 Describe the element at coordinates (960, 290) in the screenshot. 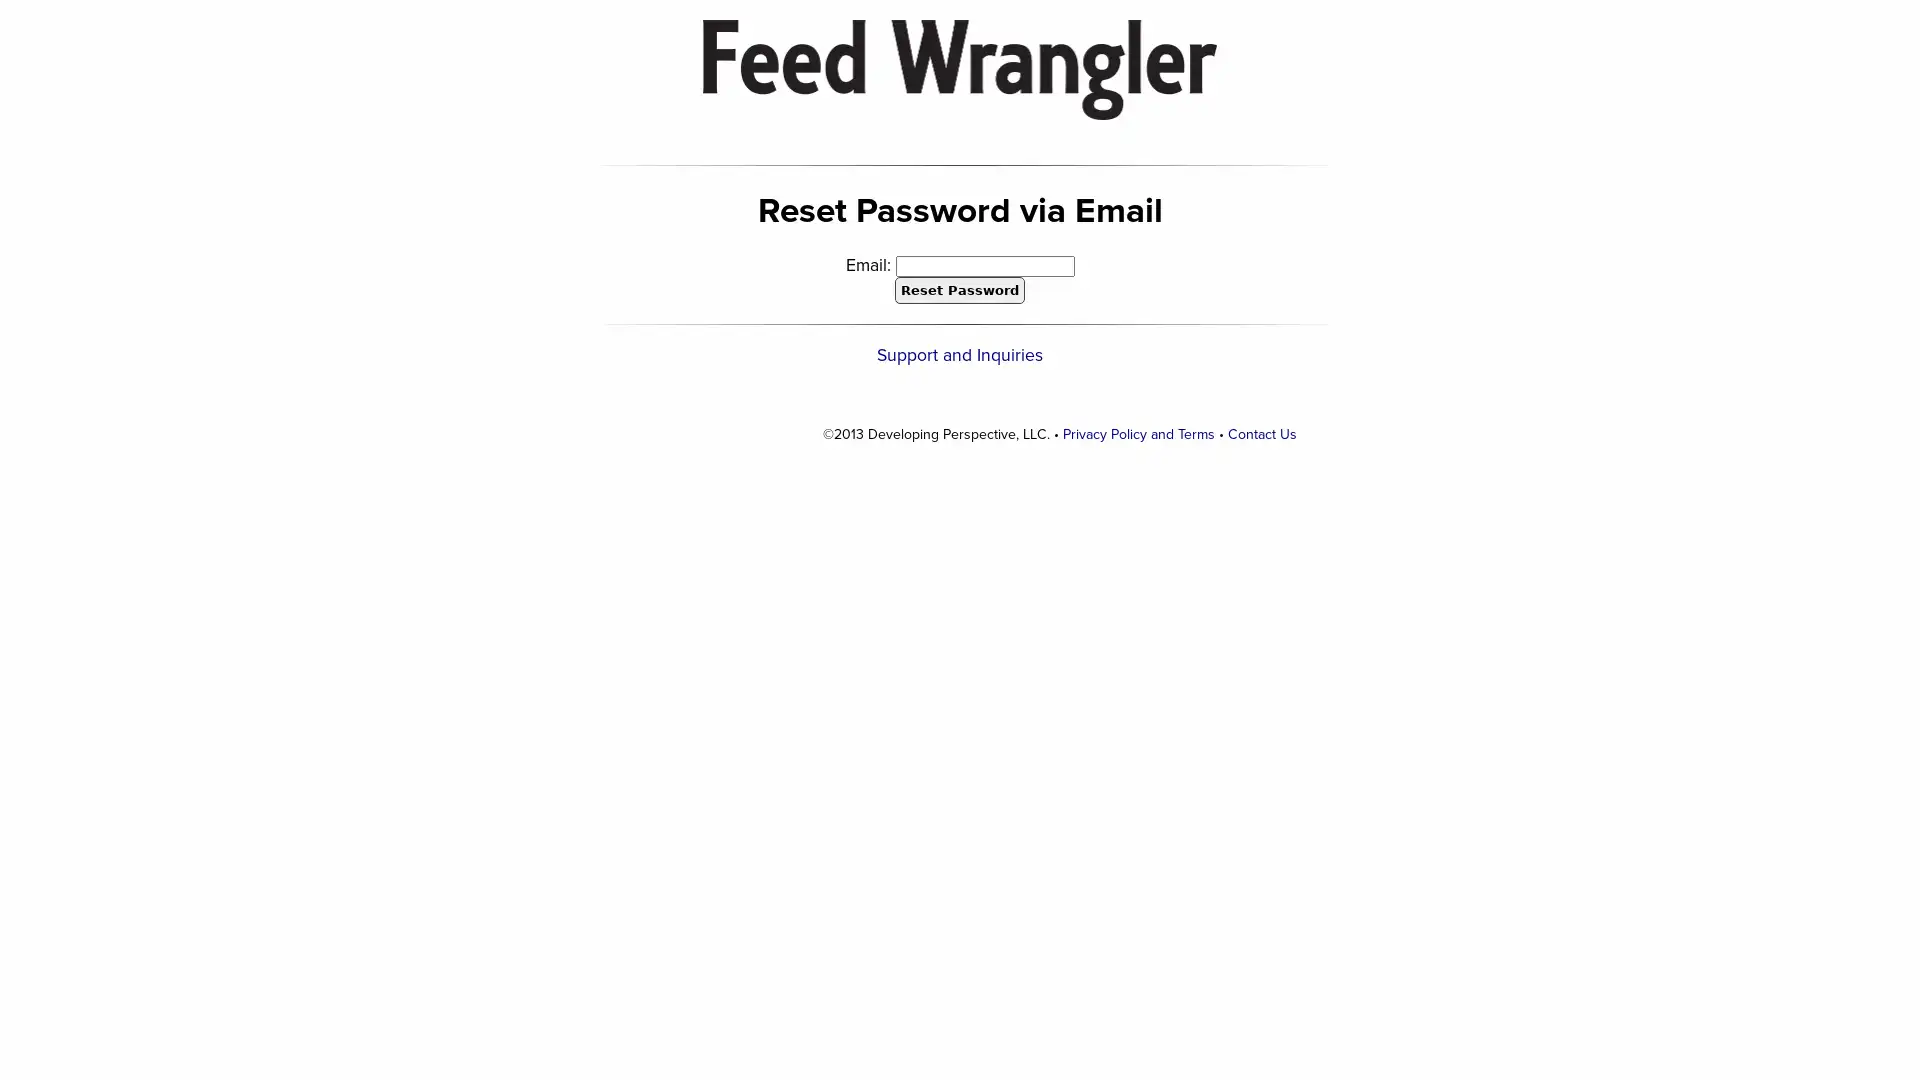

I see `Reset Password` at that location.